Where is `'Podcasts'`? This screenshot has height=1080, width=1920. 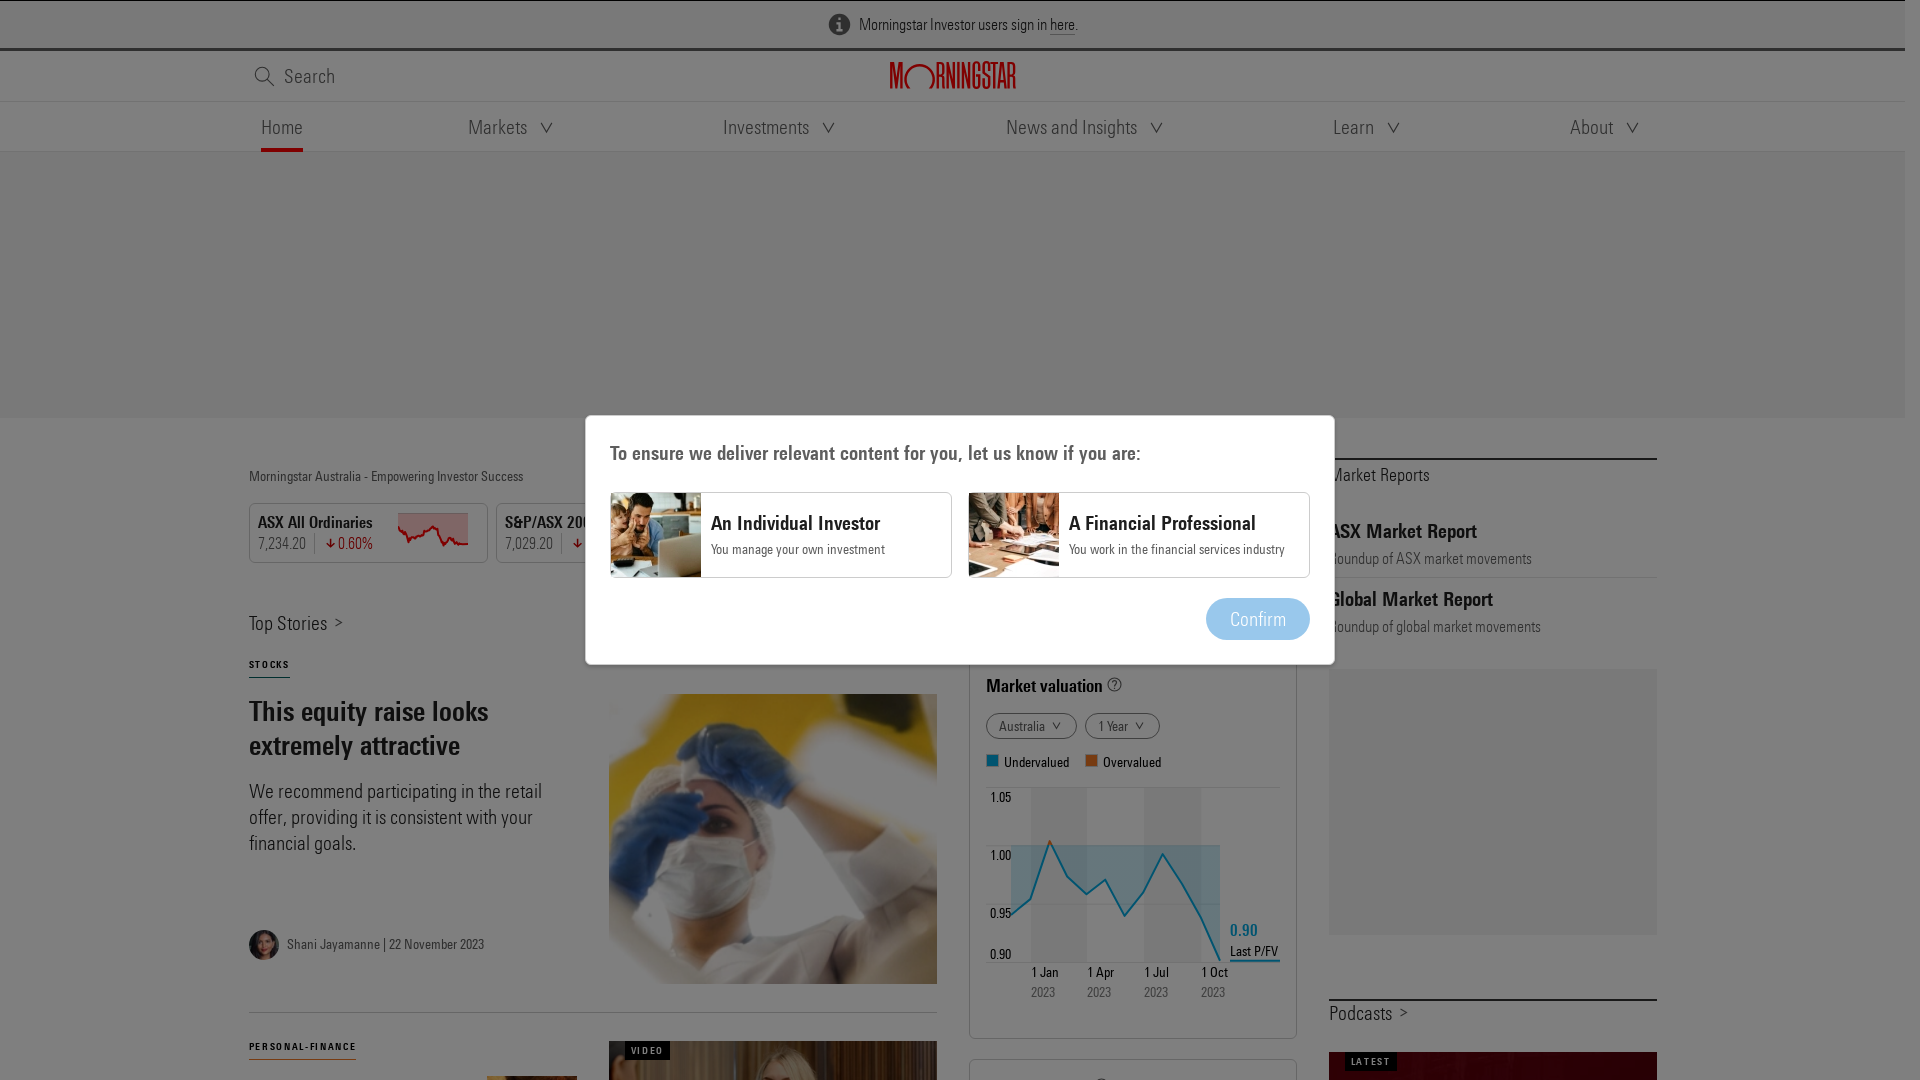 'Podcasts' is located at coordinates (1367, 1012).